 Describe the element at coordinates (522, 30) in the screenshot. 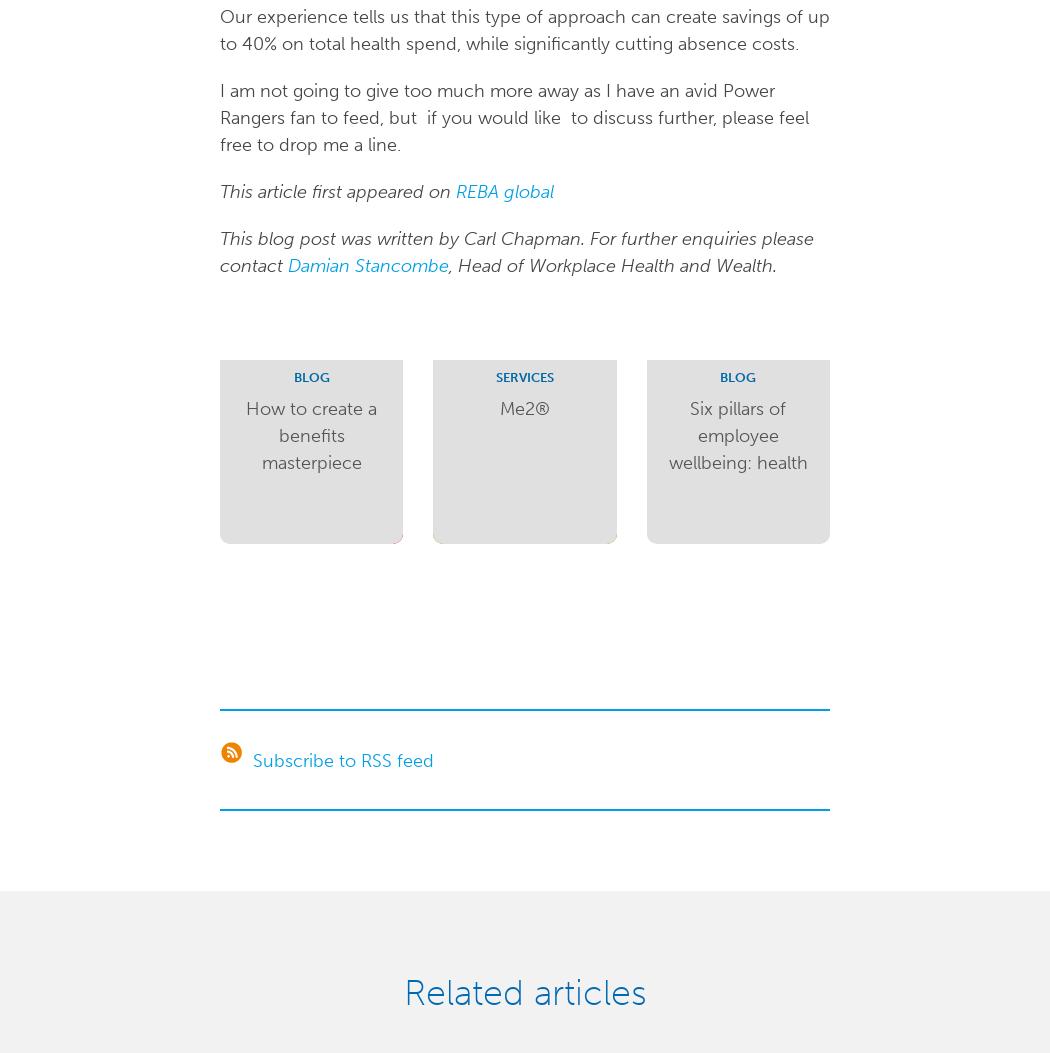

I see `'Our experience tells us that this type of approach can create savings of up to 40% on total health spend, while significantly cutting absence costs.'` at that location.